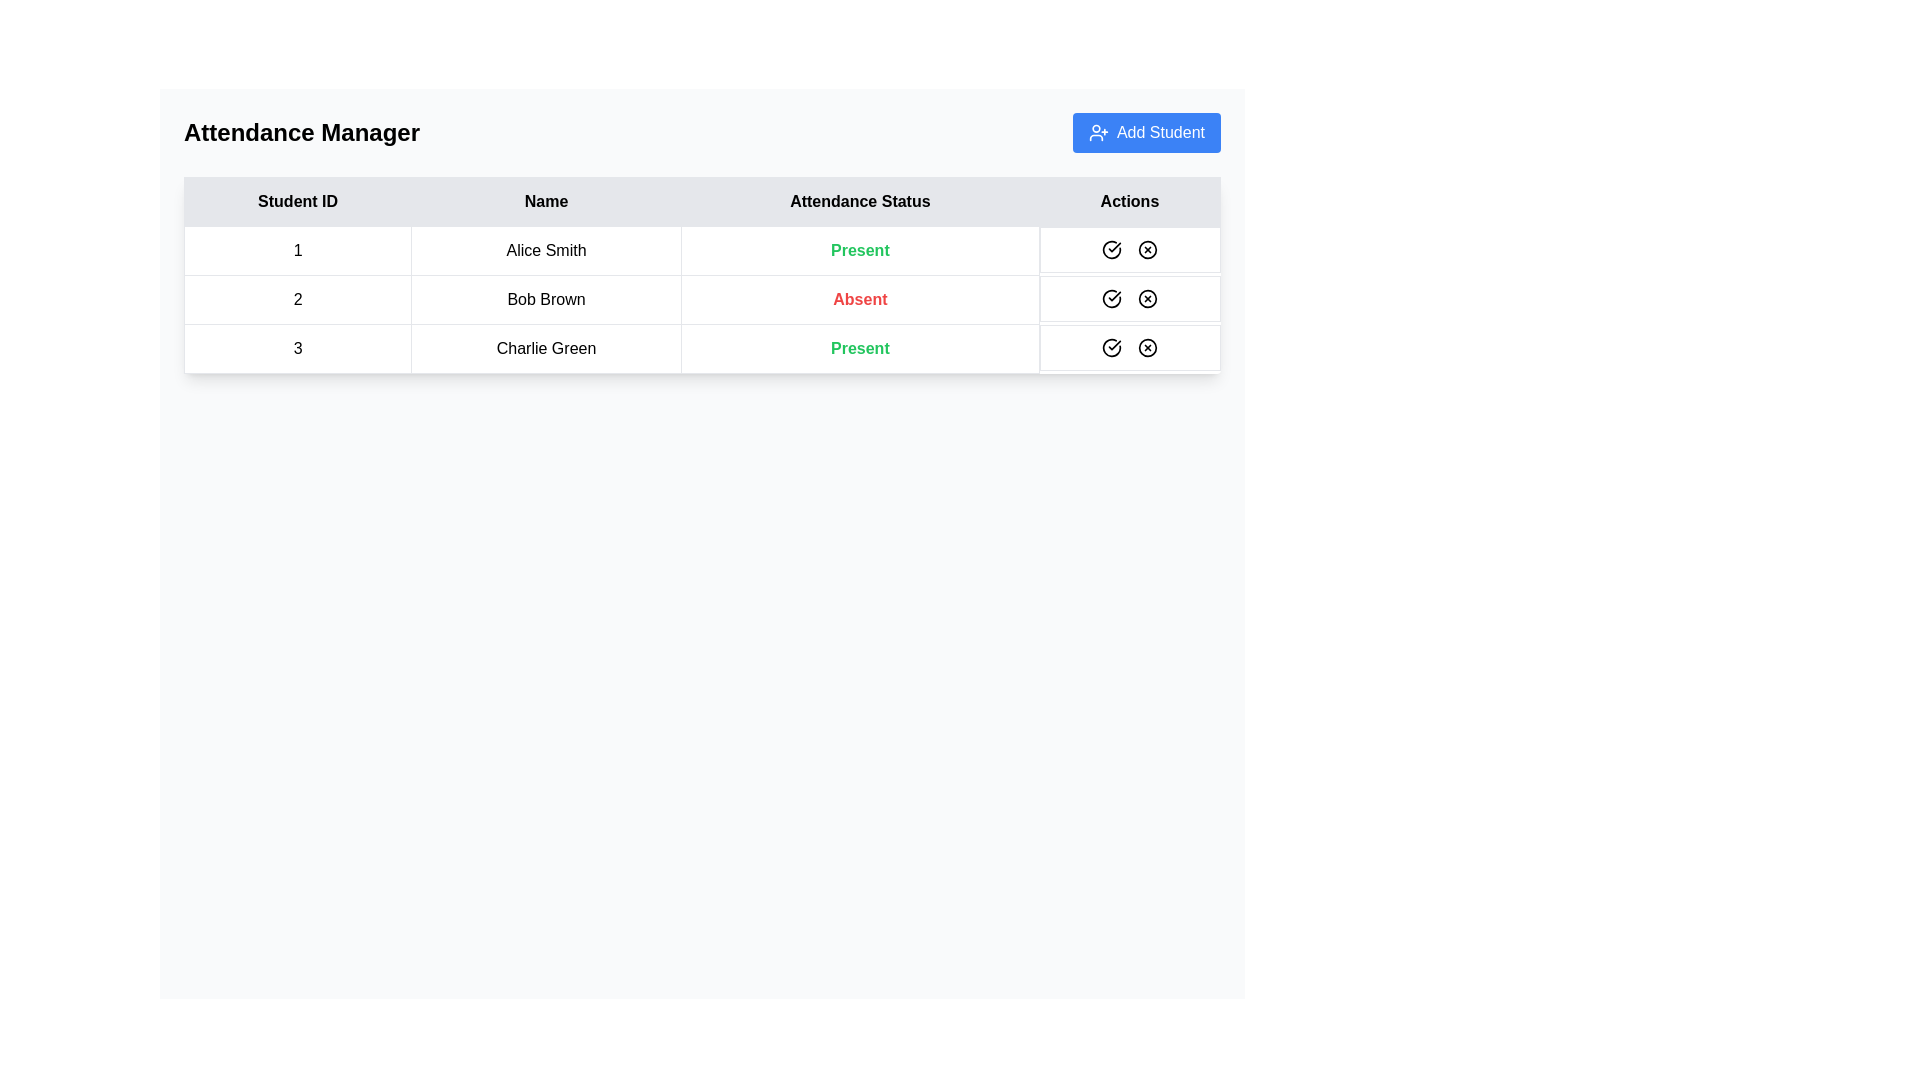 This screenshot has width=1920, height=1080. I want to click on the circular outline icon located in the 'Actions' column of the third row, positioned to the right of the Attendance Status, so click(1148, 346).